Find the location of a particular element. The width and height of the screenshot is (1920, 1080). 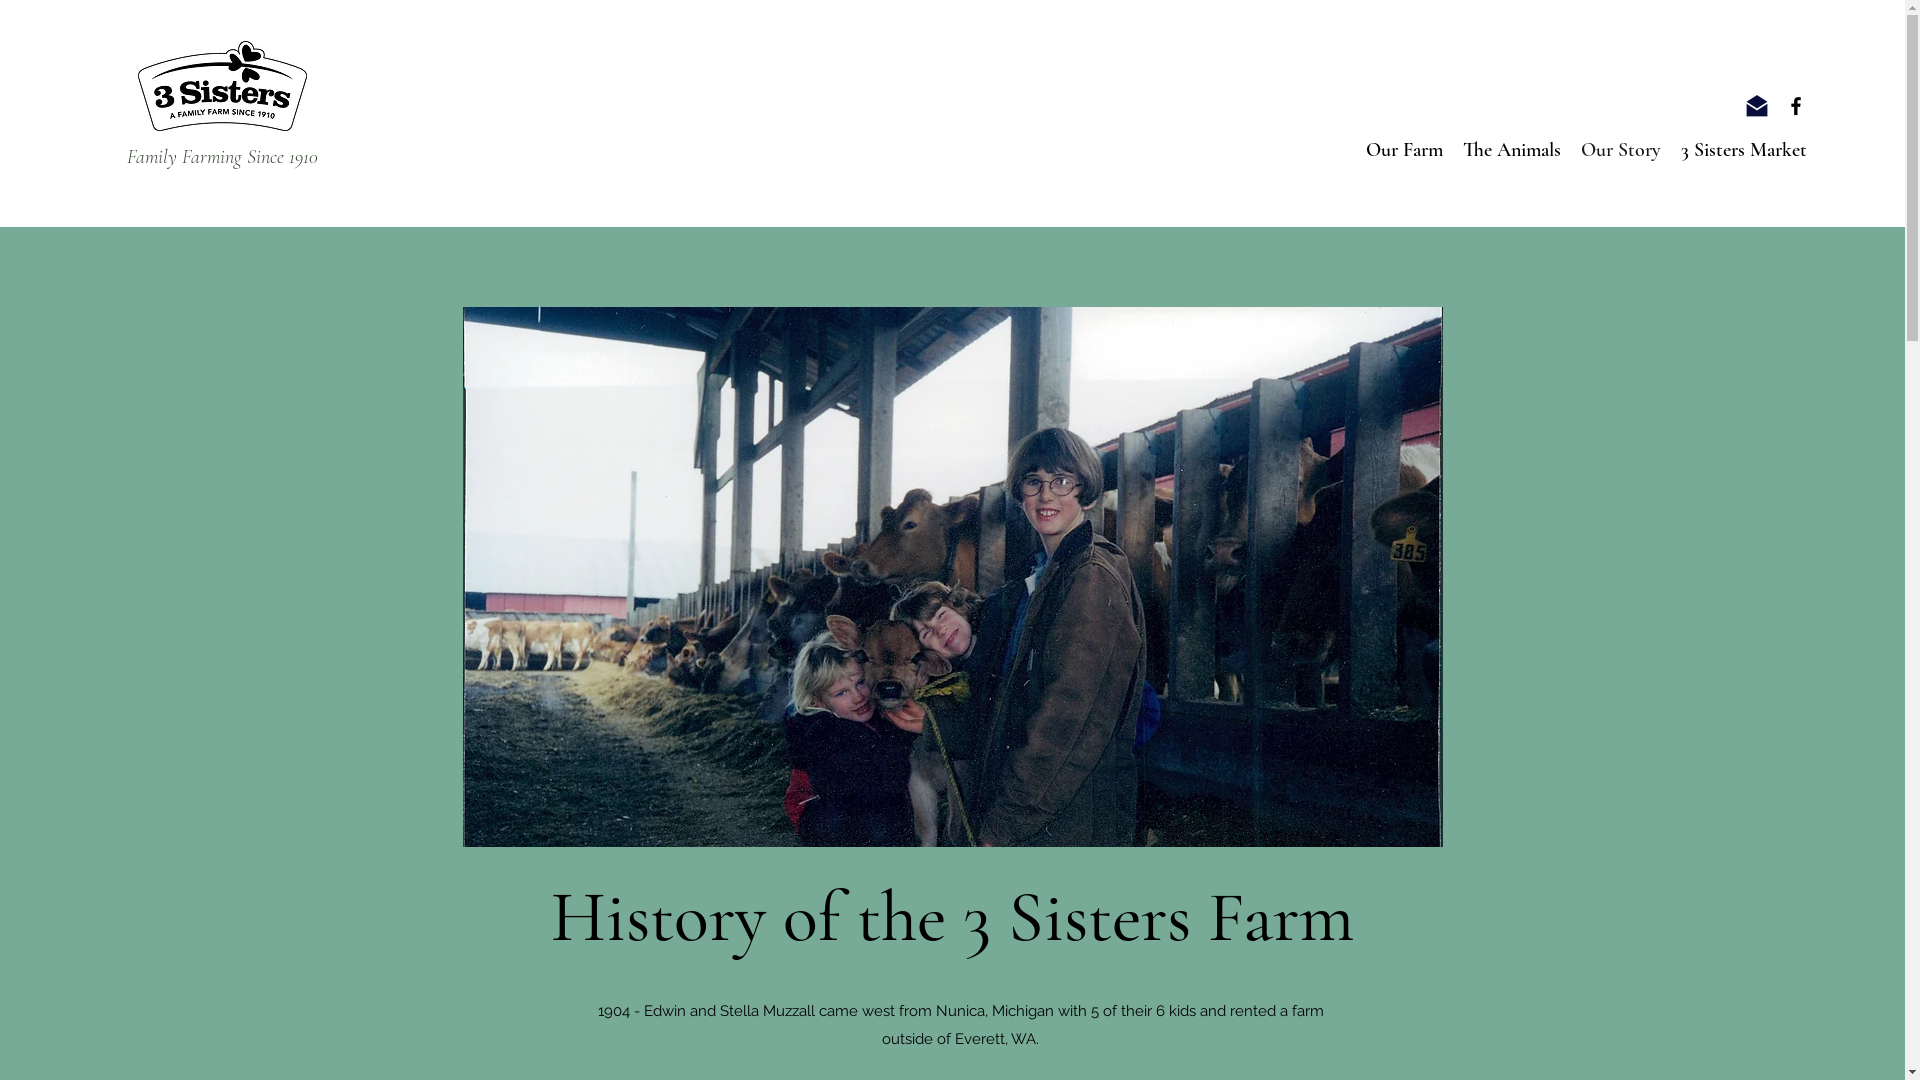

'The Animals' is located at coordinates (1512, 149).